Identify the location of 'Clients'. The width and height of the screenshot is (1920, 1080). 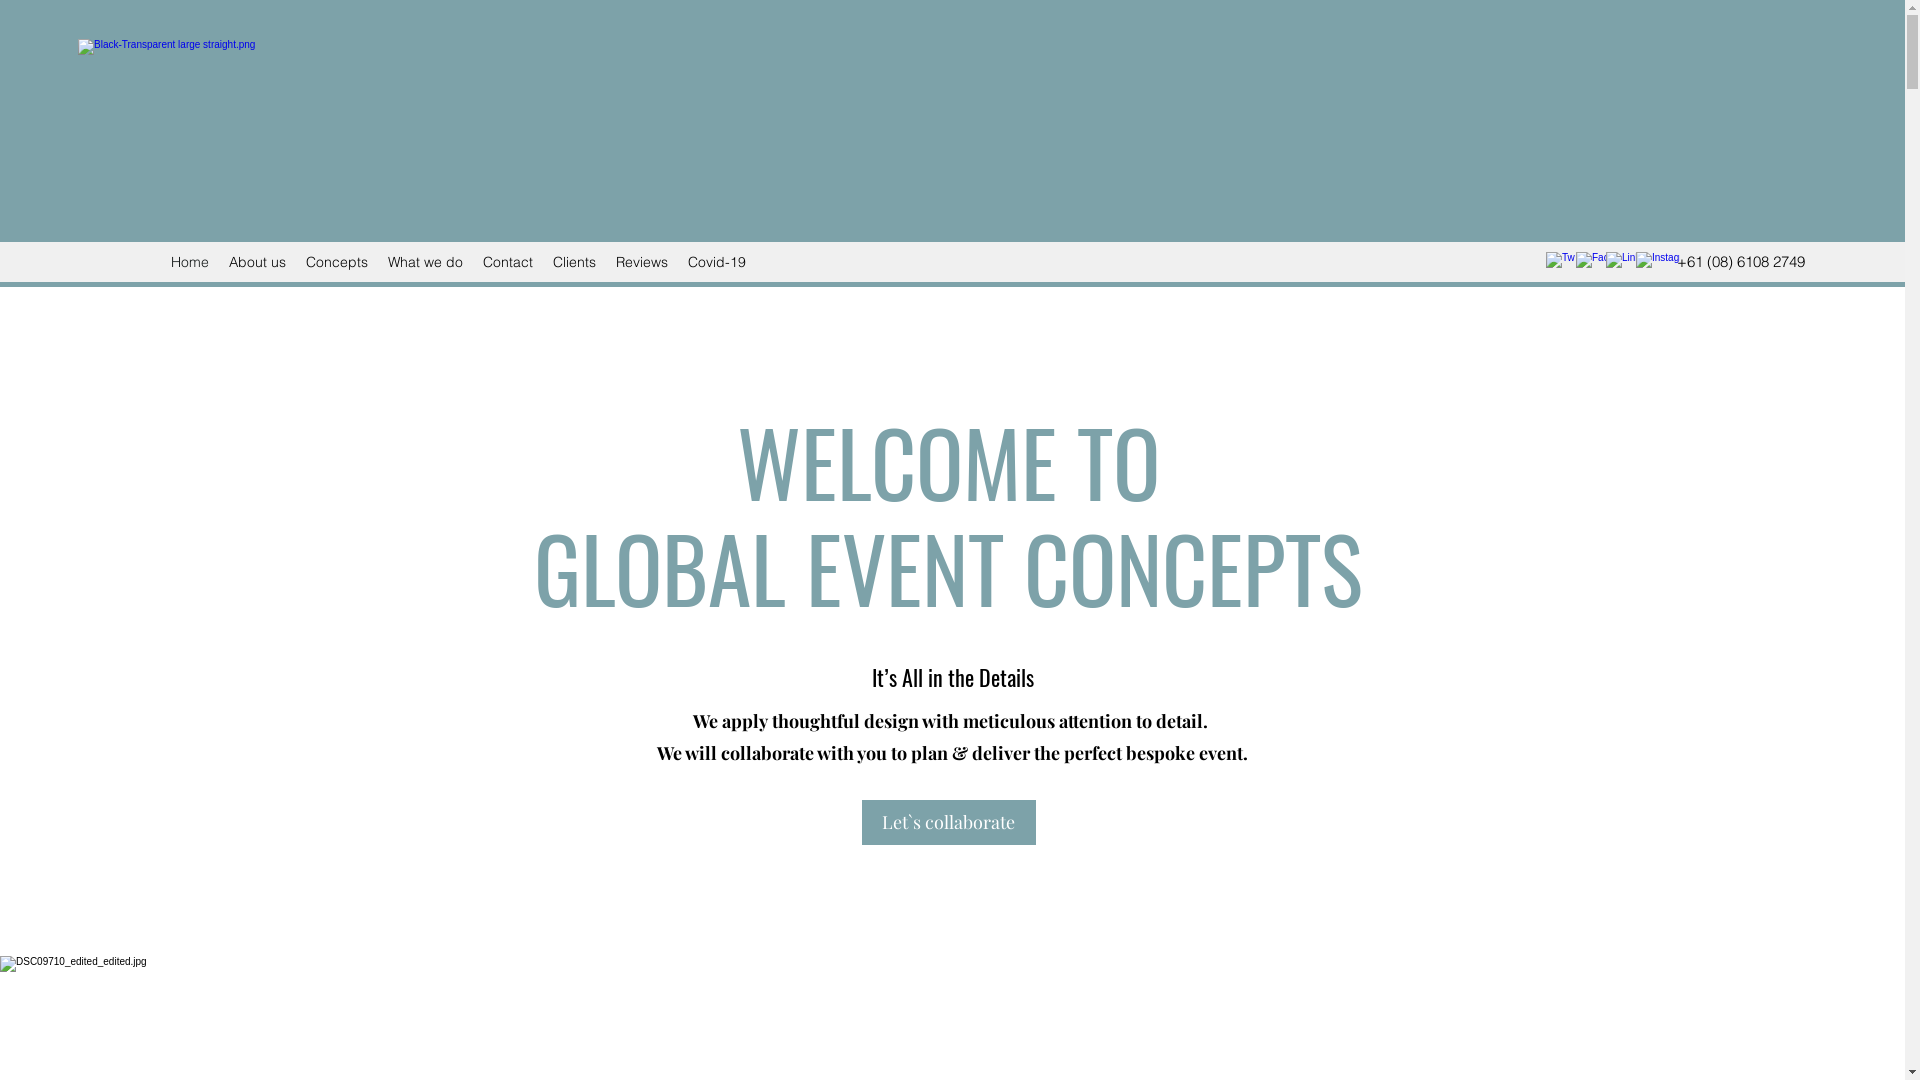
(573, 261).